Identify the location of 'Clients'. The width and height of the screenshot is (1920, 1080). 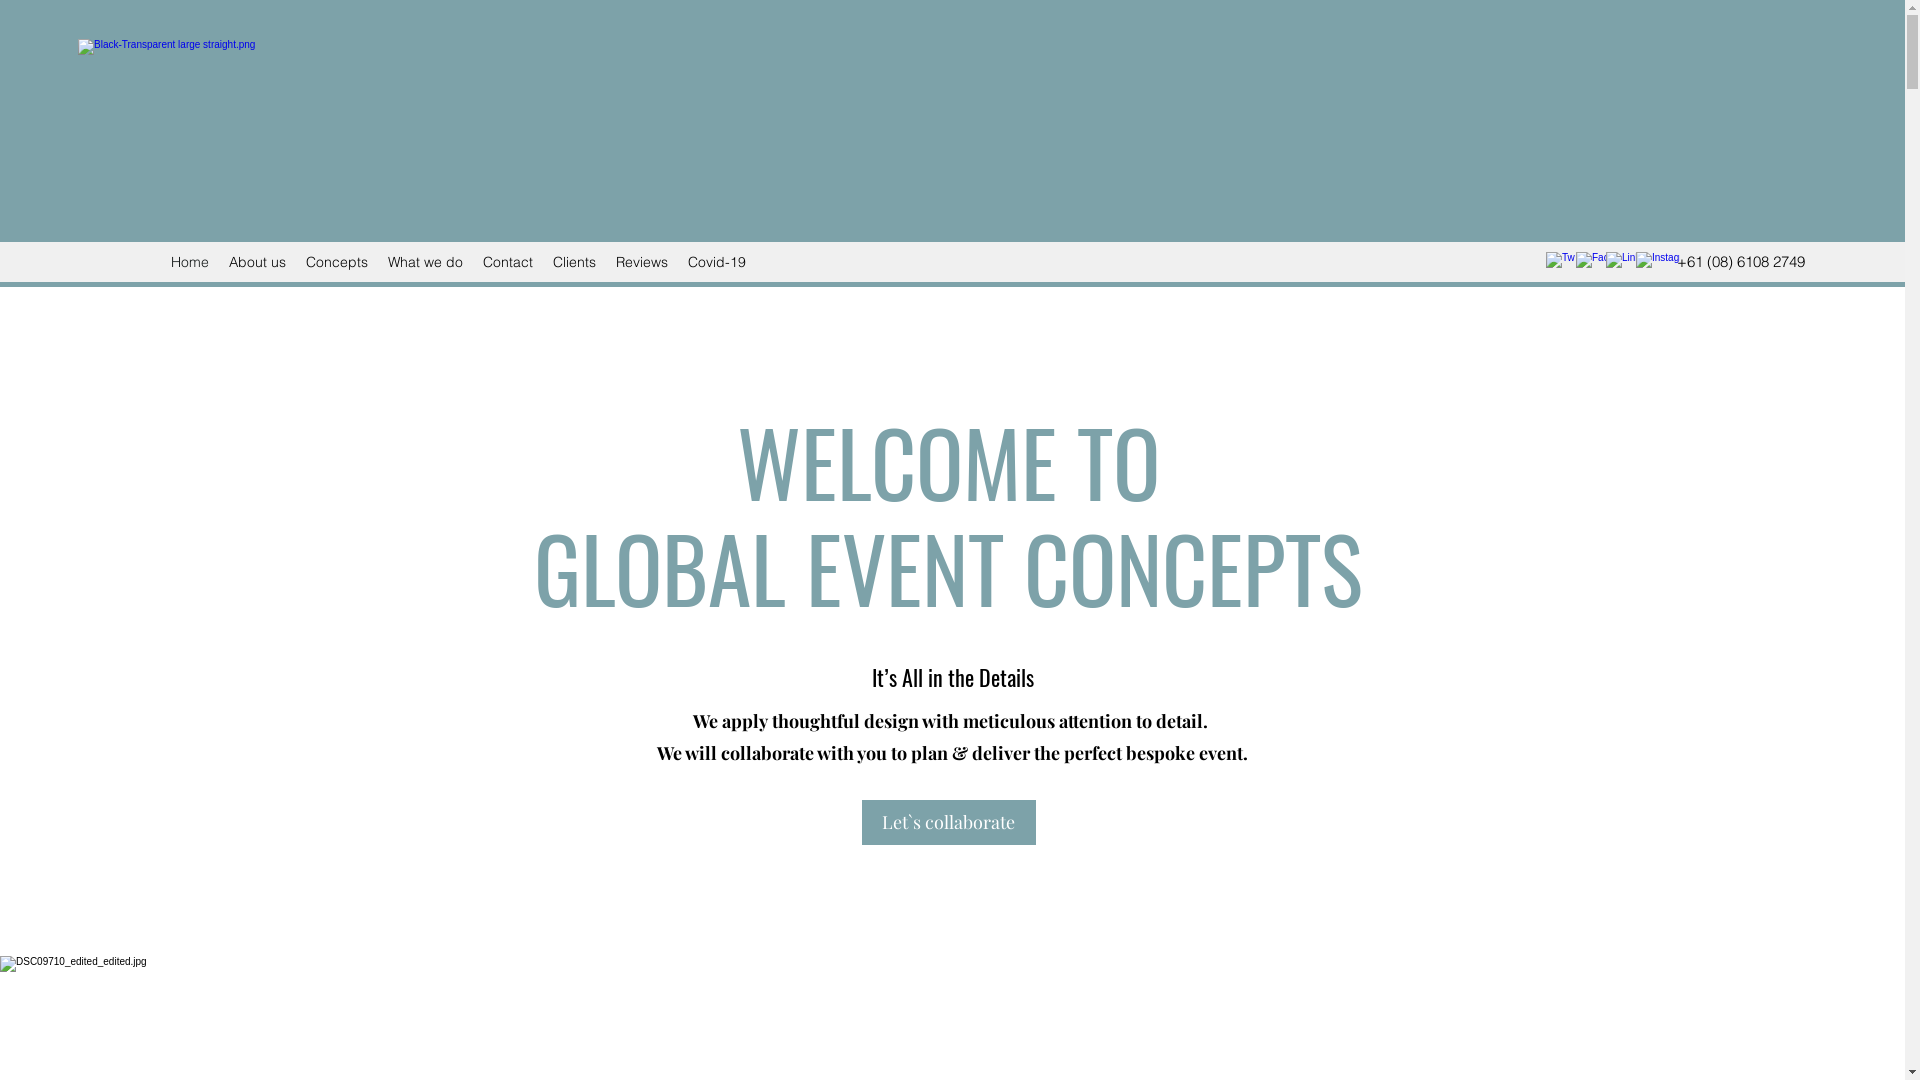
(573, 261).